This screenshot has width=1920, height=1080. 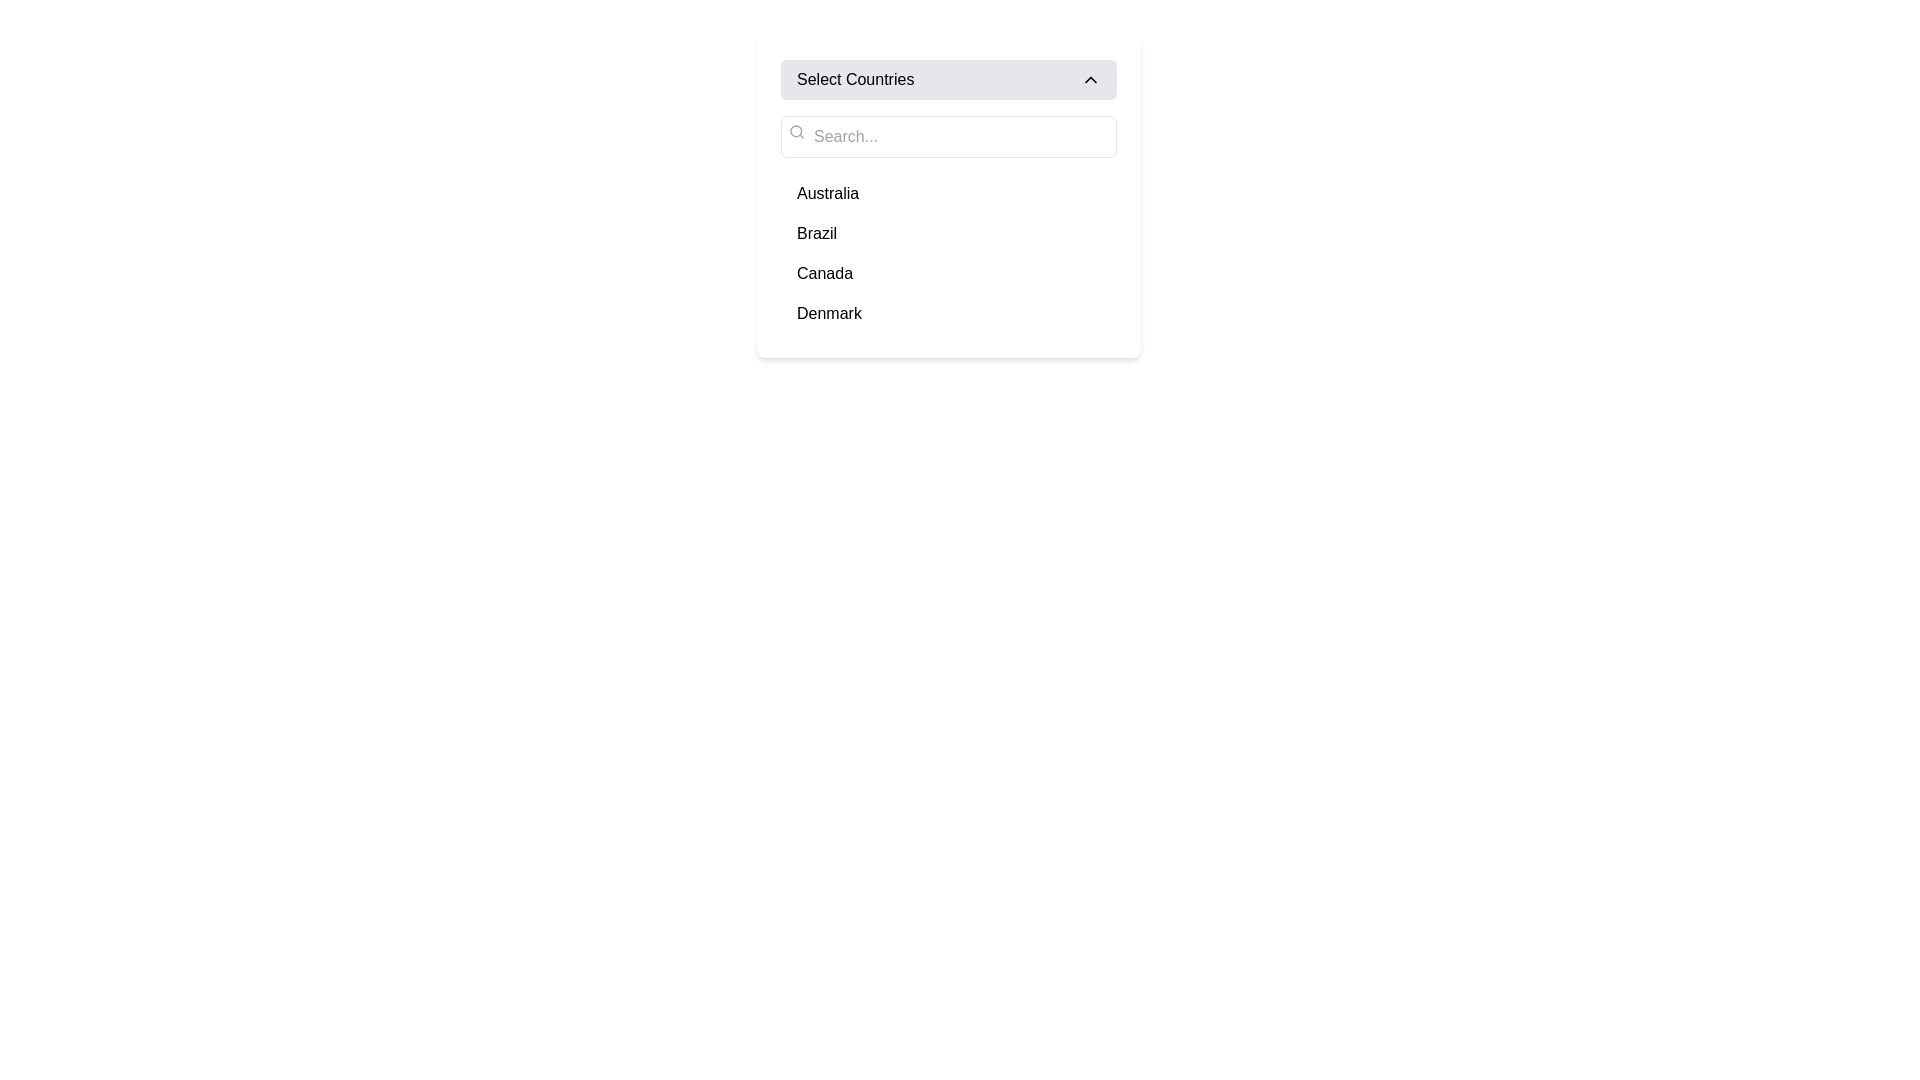 I want to click on the Dropdown toggle labeled 'Select Countries', so click(x=948, y=79).